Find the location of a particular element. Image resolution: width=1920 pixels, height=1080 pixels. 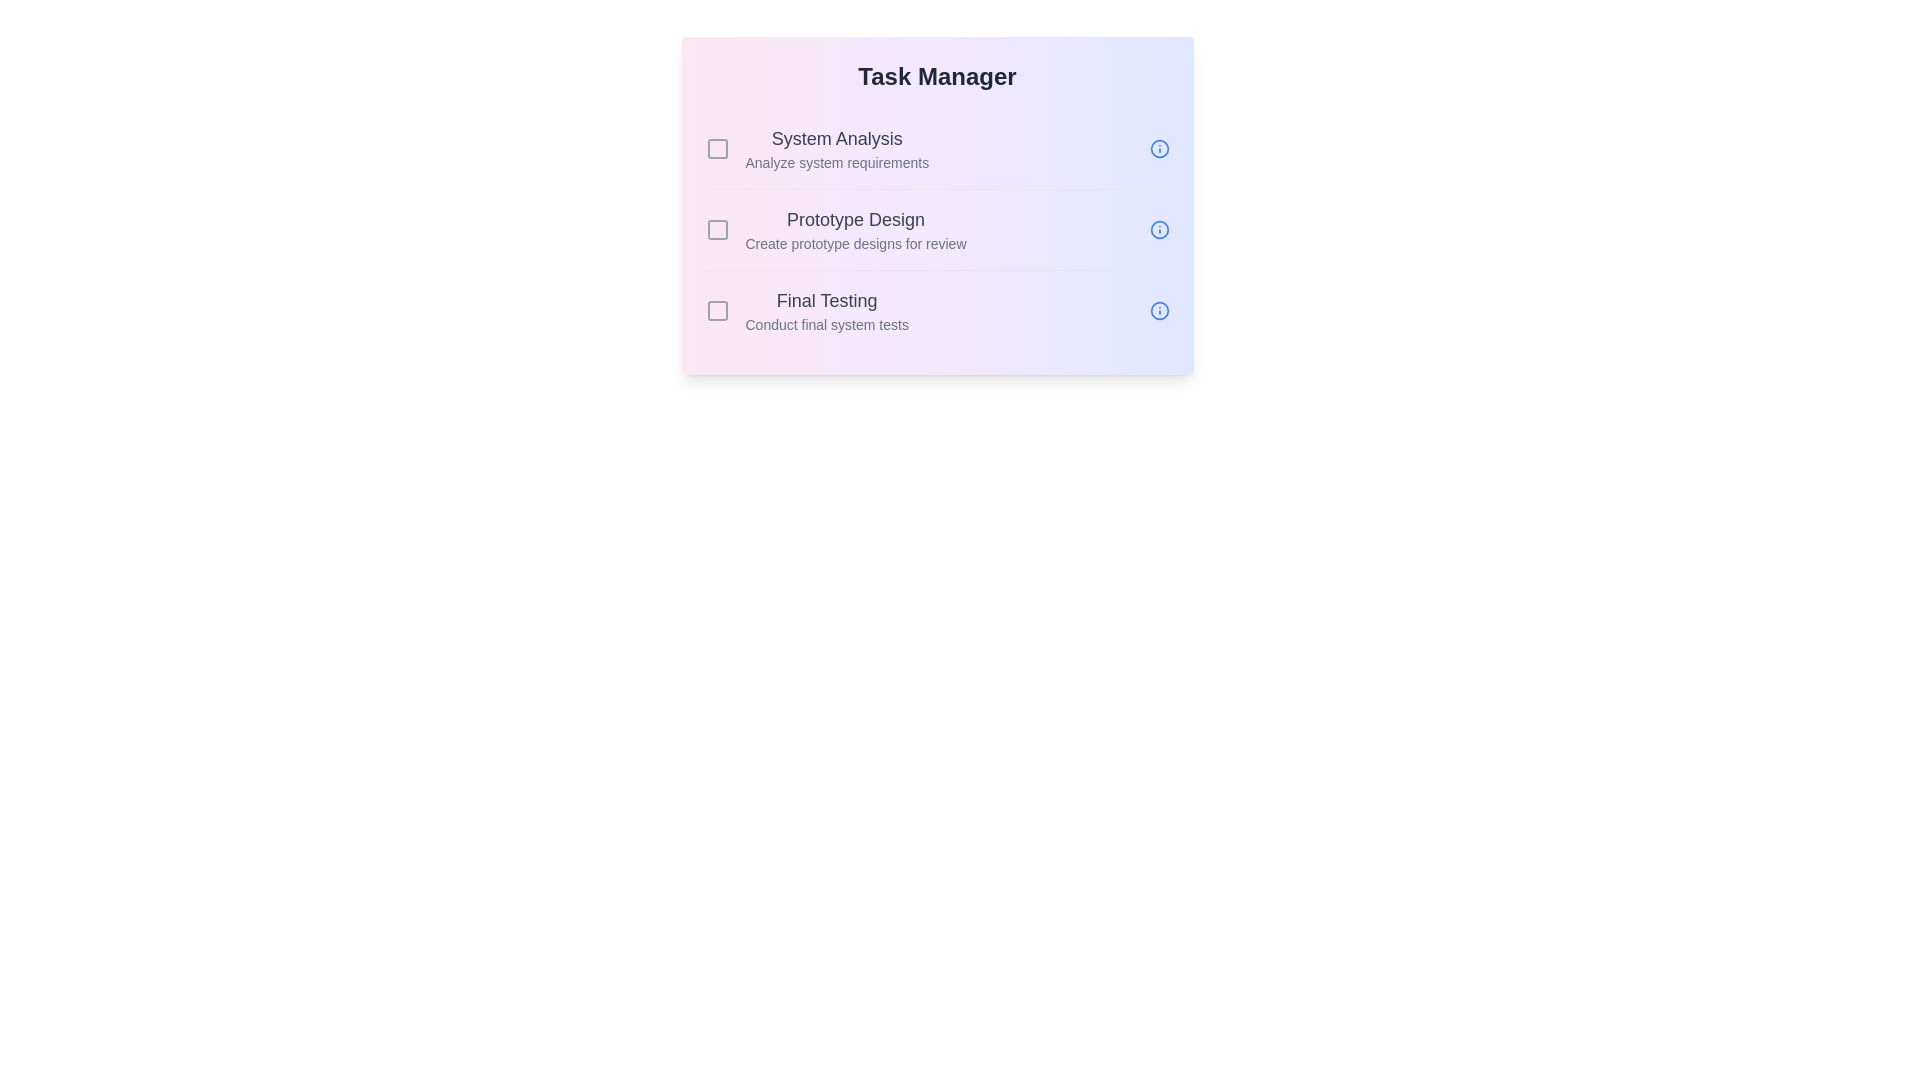

the task name text for Prototype Design is located at coordinates (855, 219).